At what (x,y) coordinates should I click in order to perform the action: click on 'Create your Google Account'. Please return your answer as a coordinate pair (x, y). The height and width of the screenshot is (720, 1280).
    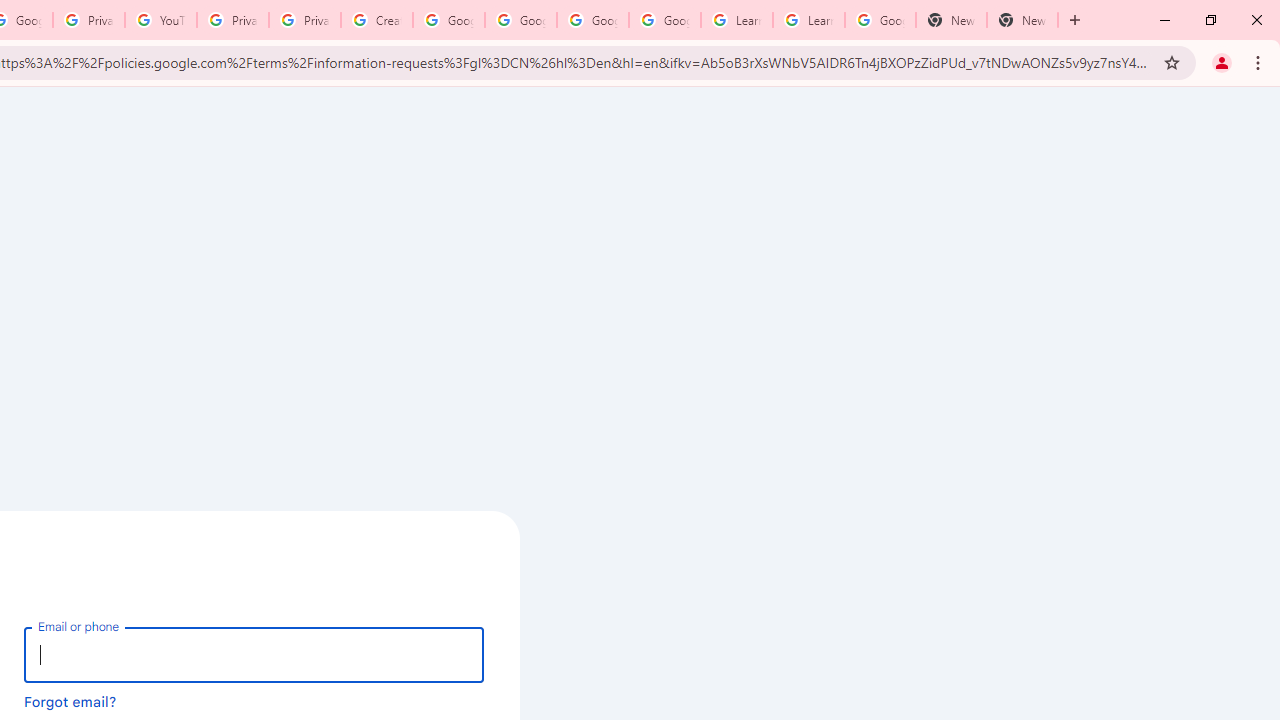
    Looking at the image, I should click on (376, 20).